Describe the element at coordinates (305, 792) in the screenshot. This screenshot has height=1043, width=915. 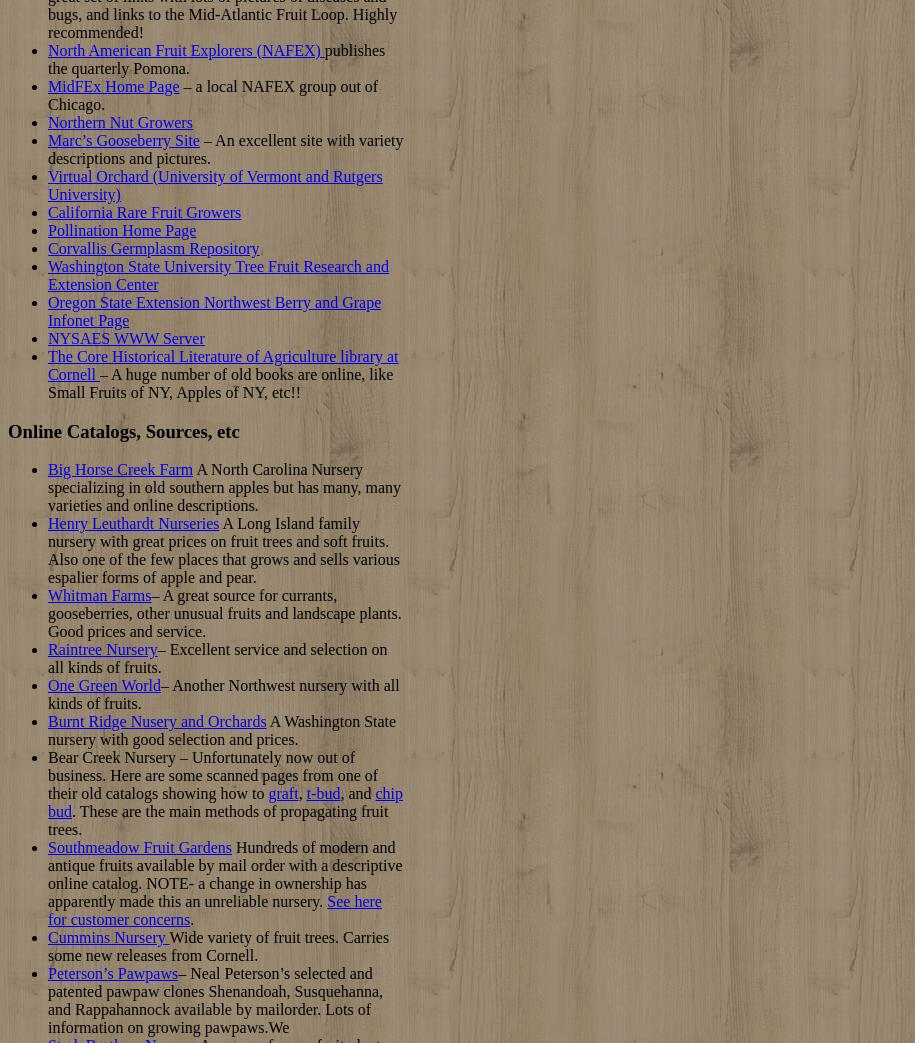
I see `'t-bud'` at that location.